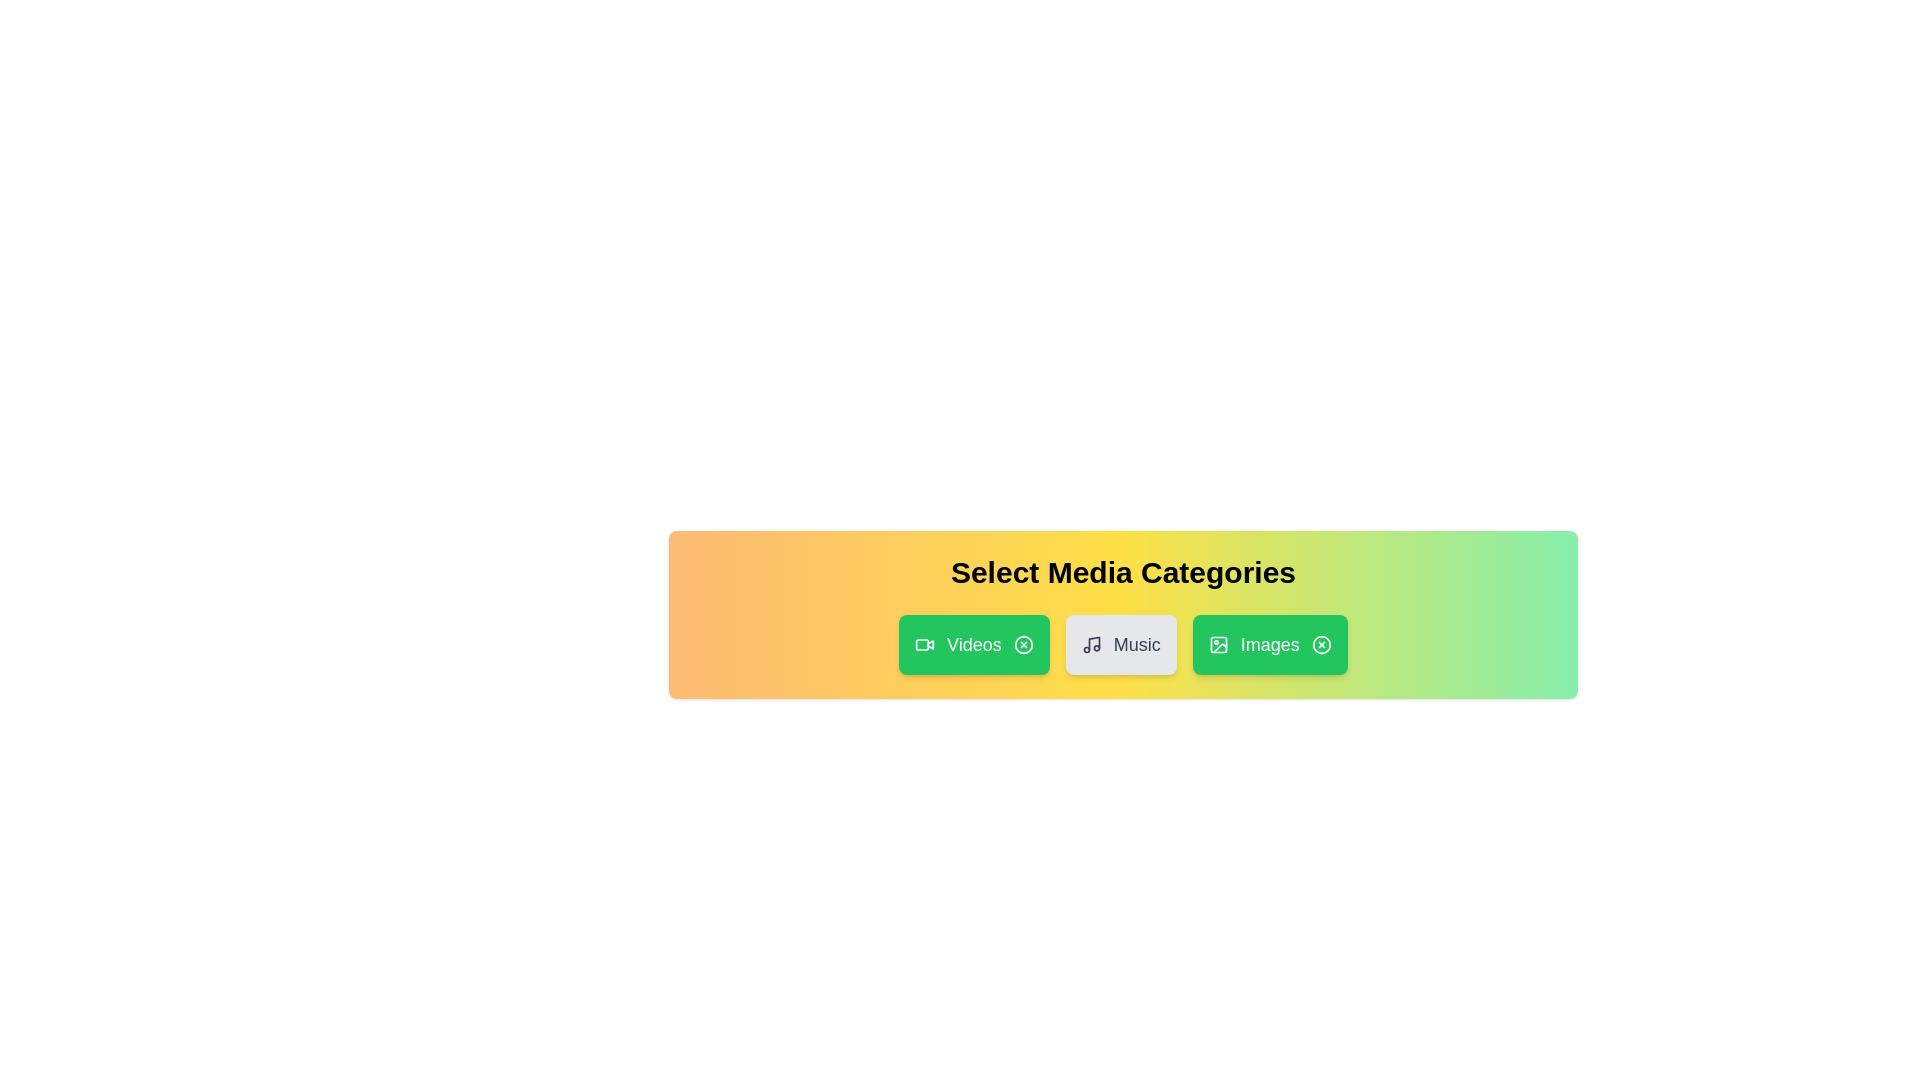 The image size is (1920, 1080). Describe the element at coordinates (974, 644) in the screenshot. I see `the category button labeled Videos` at that location.